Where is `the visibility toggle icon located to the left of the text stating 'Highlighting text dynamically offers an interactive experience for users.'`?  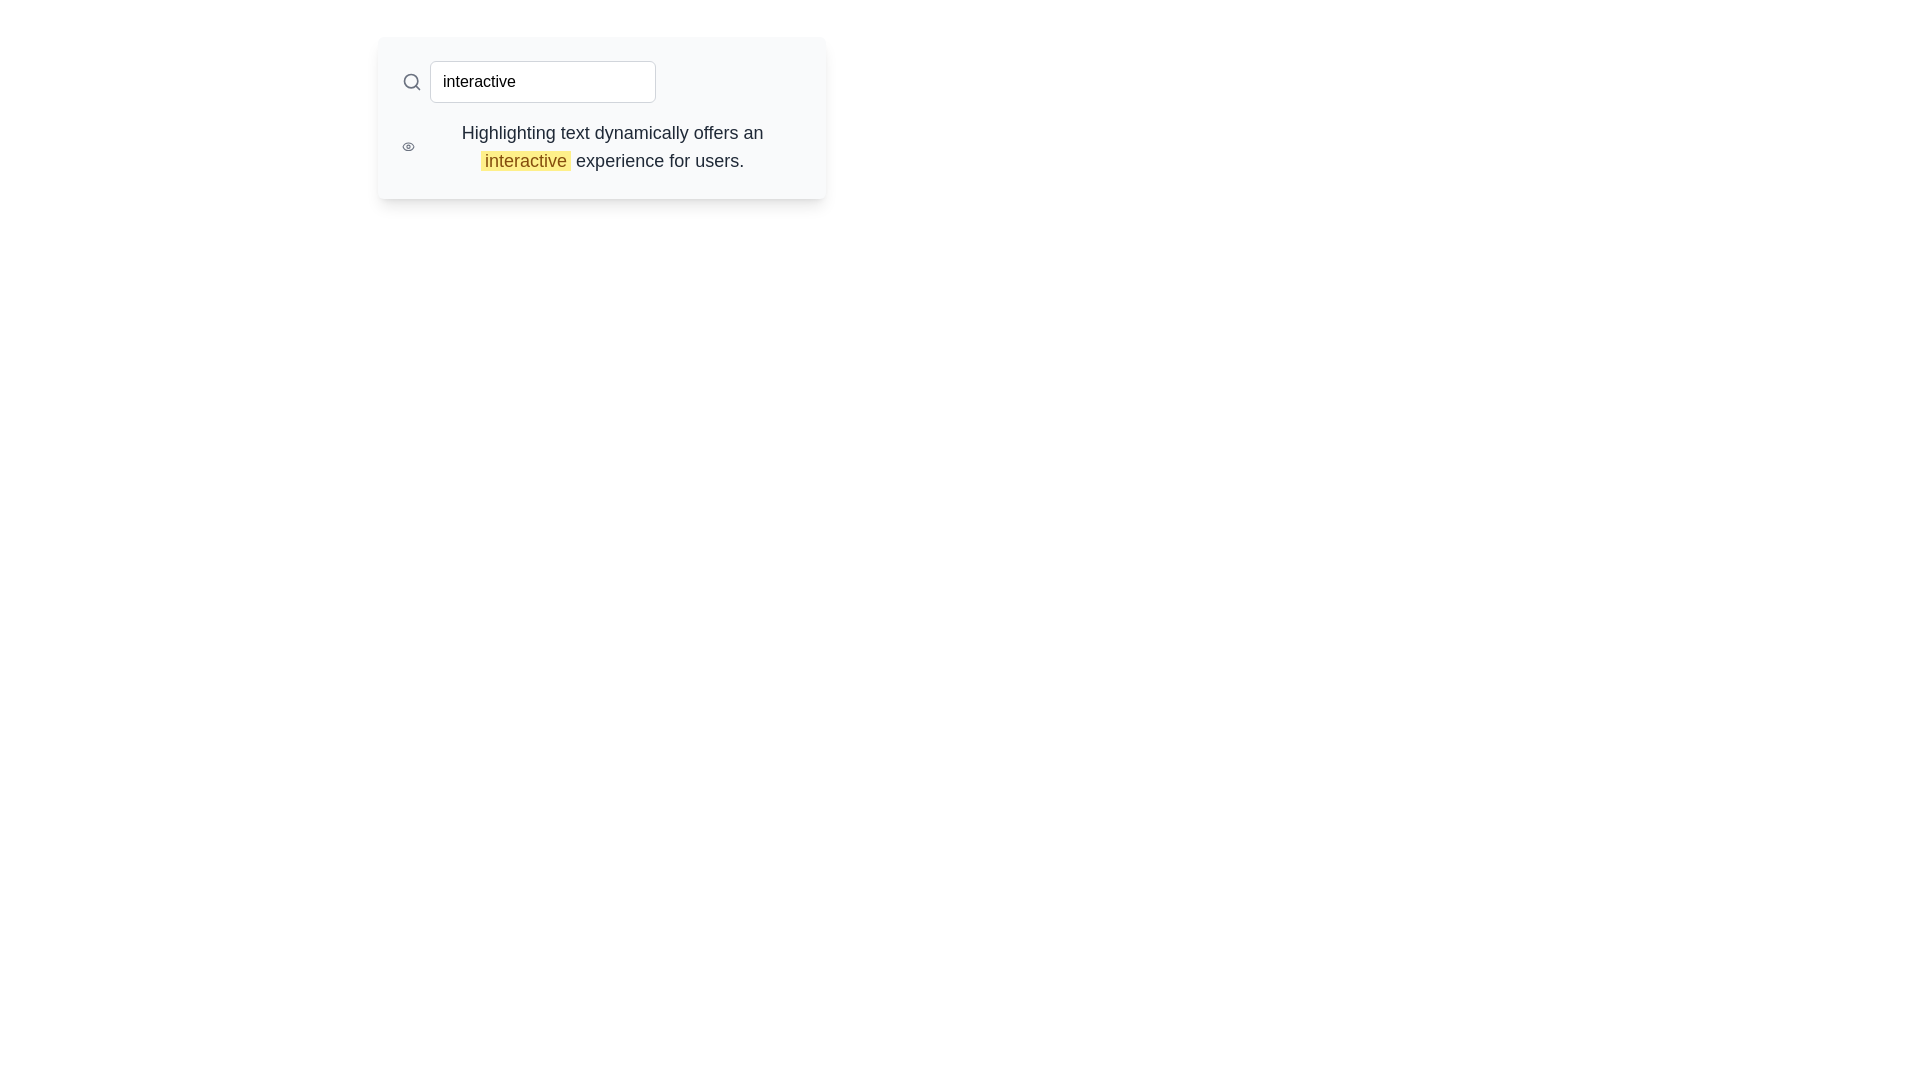 the visibility toggle icon located to the left of the text stating 'Highlighting text dynamically offers an interactive experience for users.' is located at coordinates (407, 145).